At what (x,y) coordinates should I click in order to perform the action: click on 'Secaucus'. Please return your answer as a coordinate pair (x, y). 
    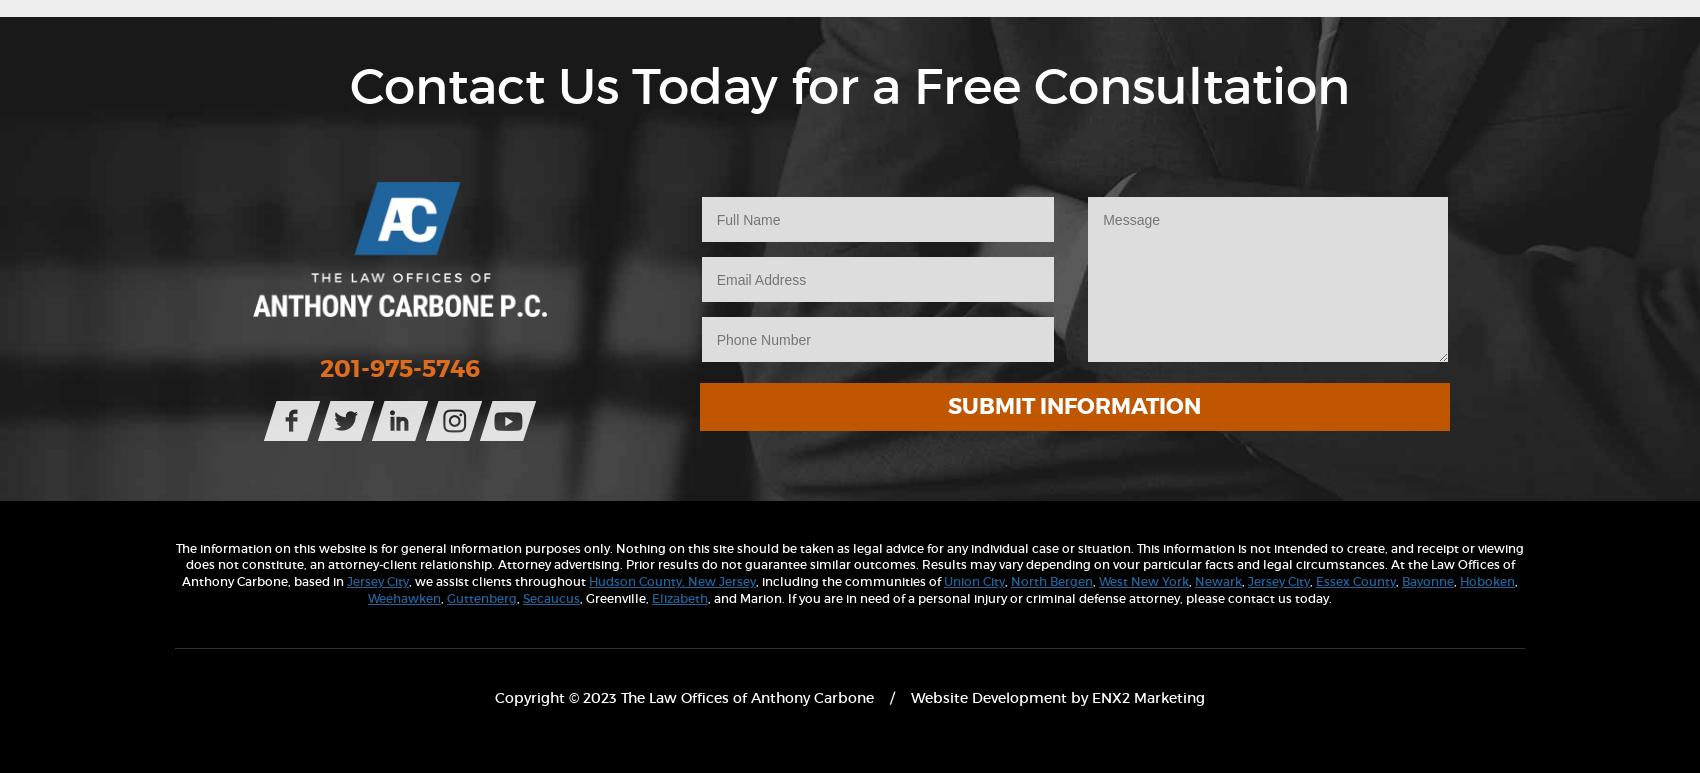
    Looking at the image, I should click on (550, 597).